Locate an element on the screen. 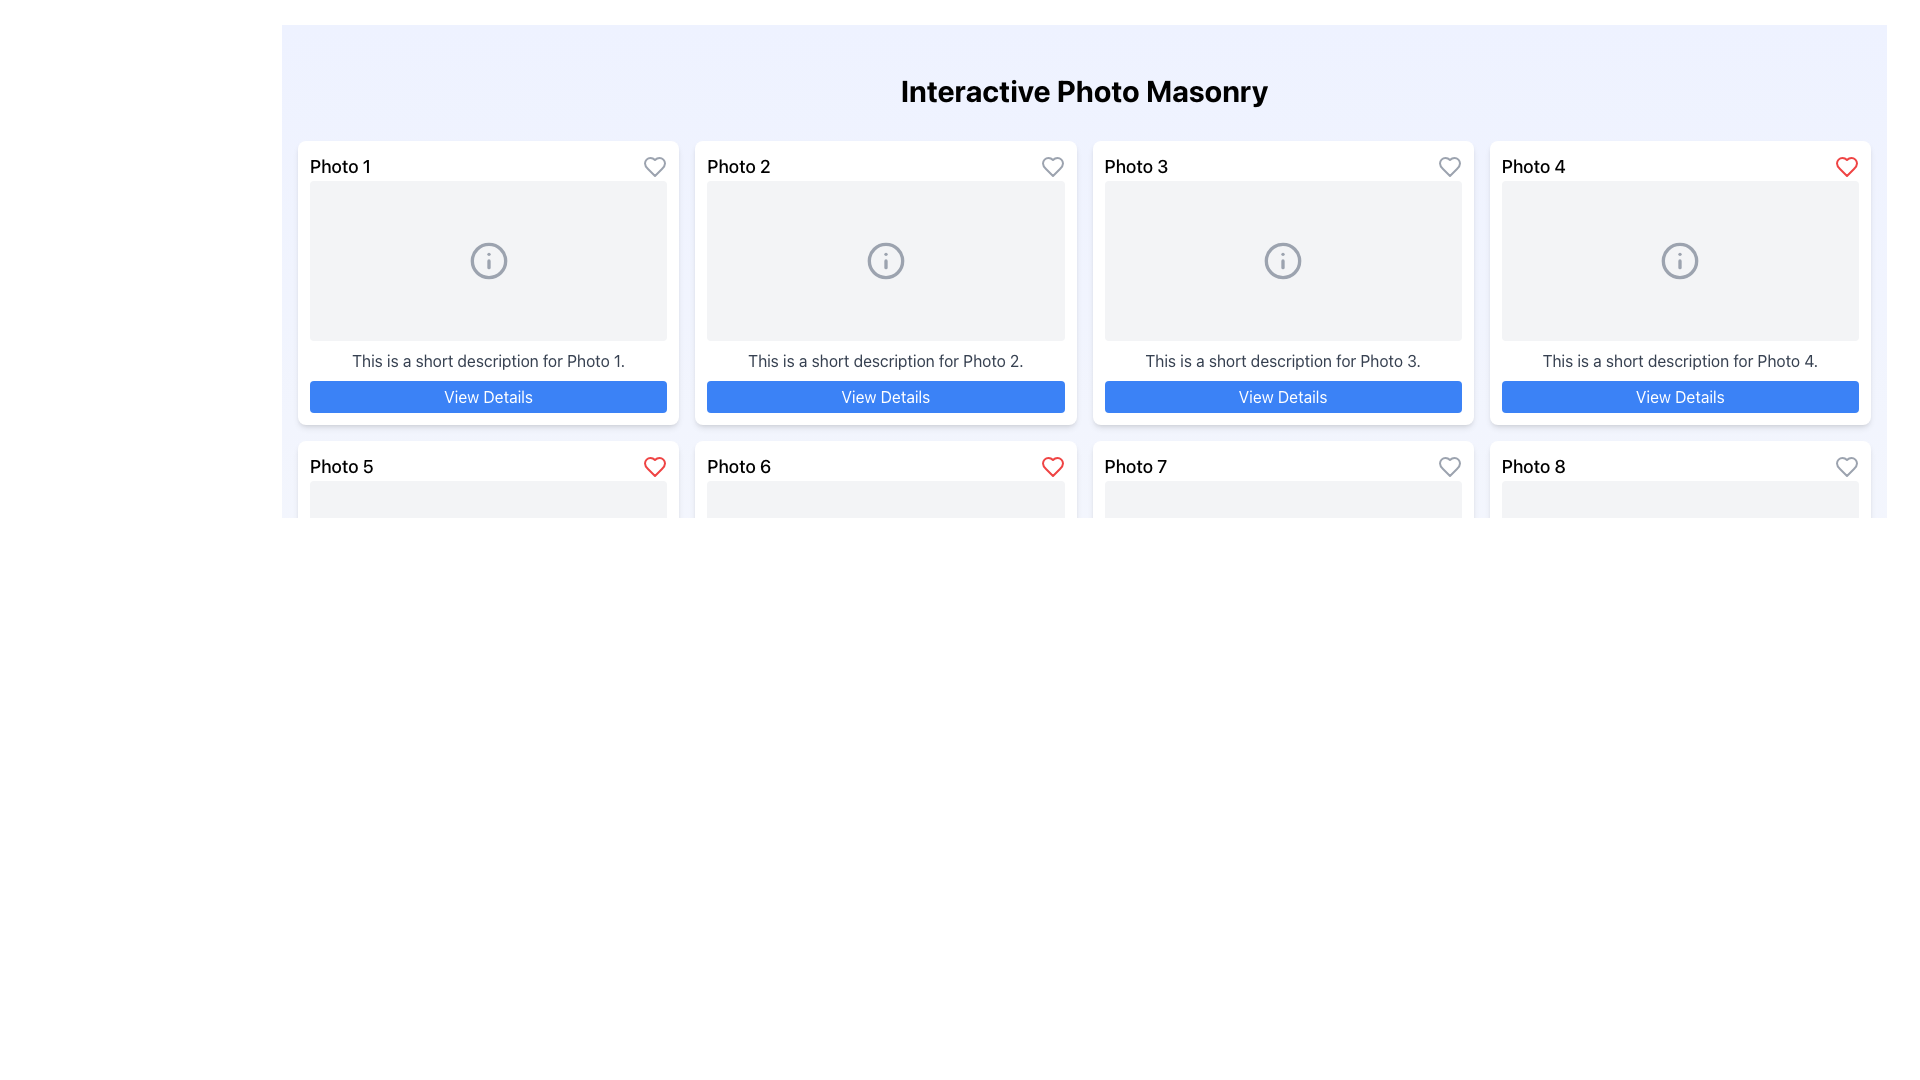 The height and width of the screenshot is (1080, 1920). the heart-shaped button with a gray outline located in the top-right corner of the 'Photo 7' card to mark it as a favorite is located at coordinates (1449, 466).